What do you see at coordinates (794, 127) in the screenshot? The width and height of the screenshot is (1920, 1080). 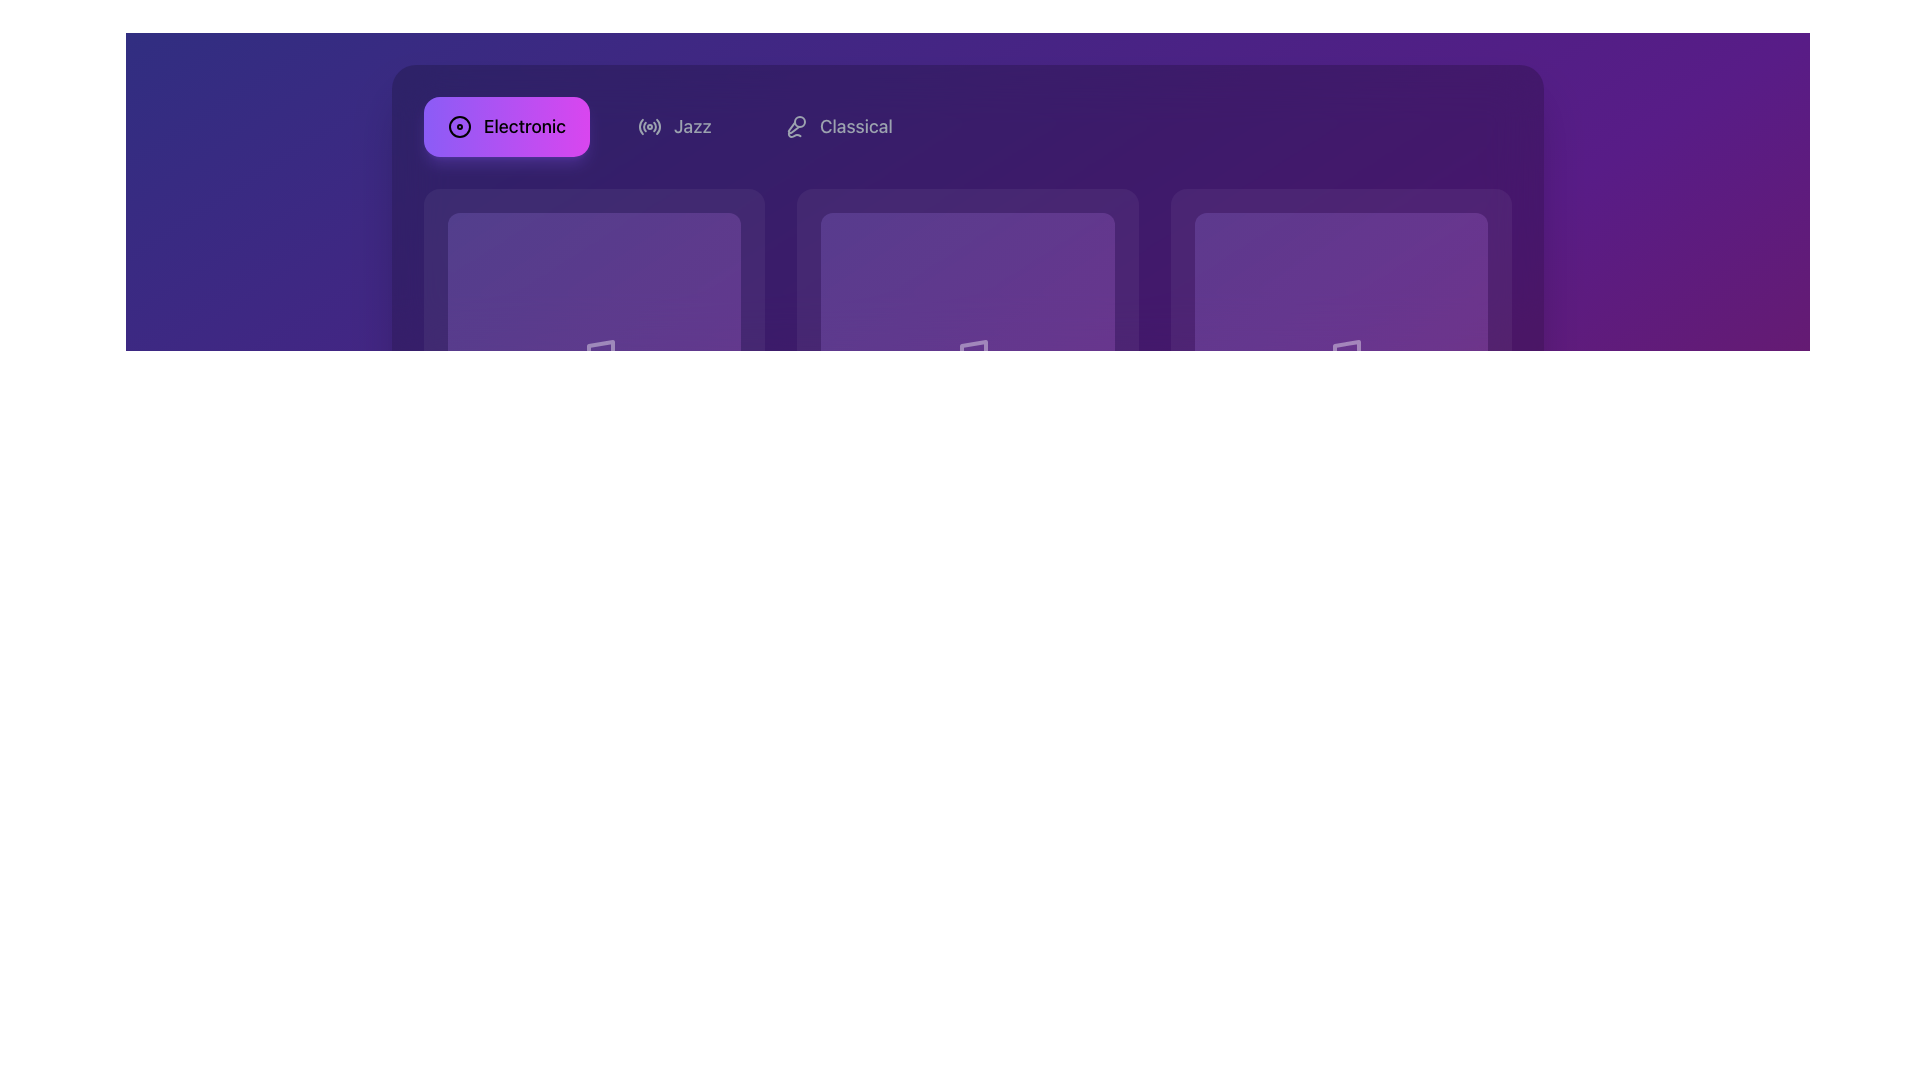 I see `the microphone icon located to the left of the 'Classical' text in the top navigation bar to interact with it` at bounding box center [794, 127].